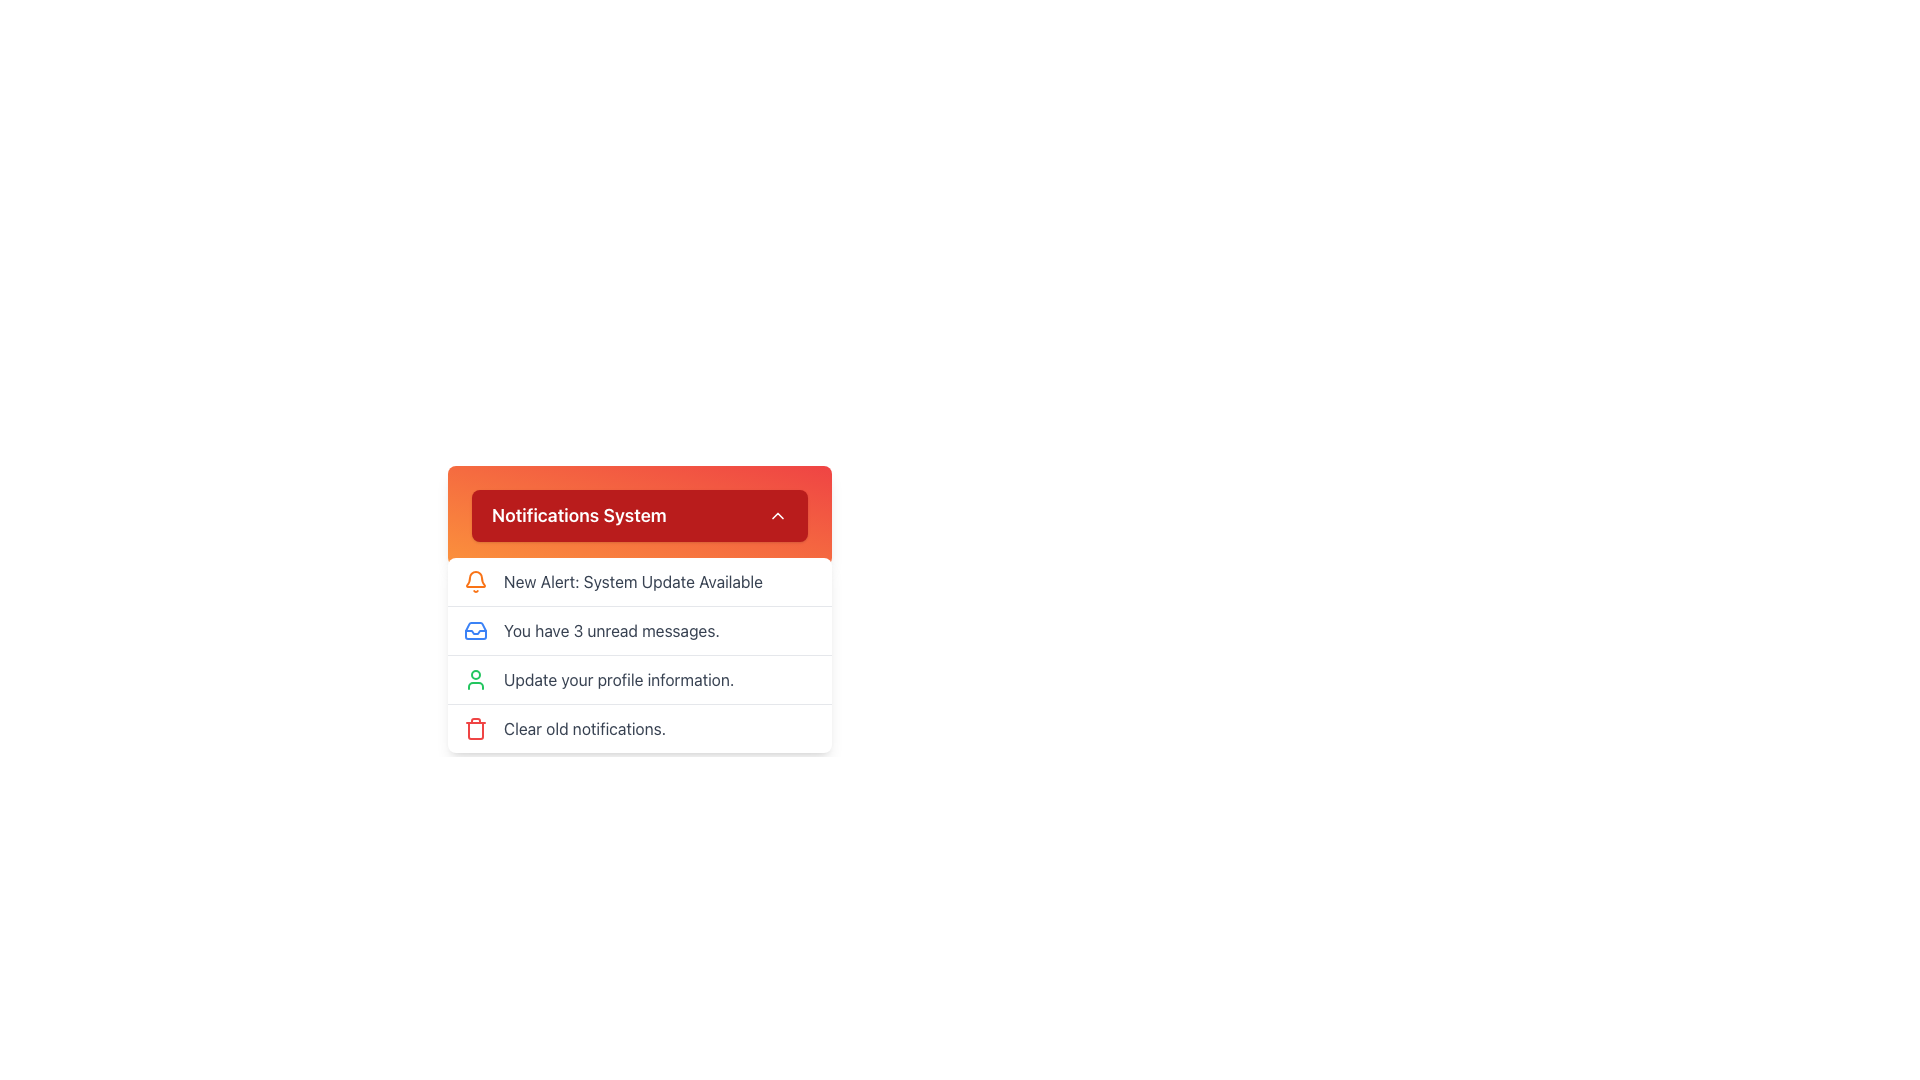 This screenshot has height=1080, width=1920. I want to click on the second icon in the notification list under the 'Notifications System' header, which indicates 'You have 3 unread messages', so click(474, 631).